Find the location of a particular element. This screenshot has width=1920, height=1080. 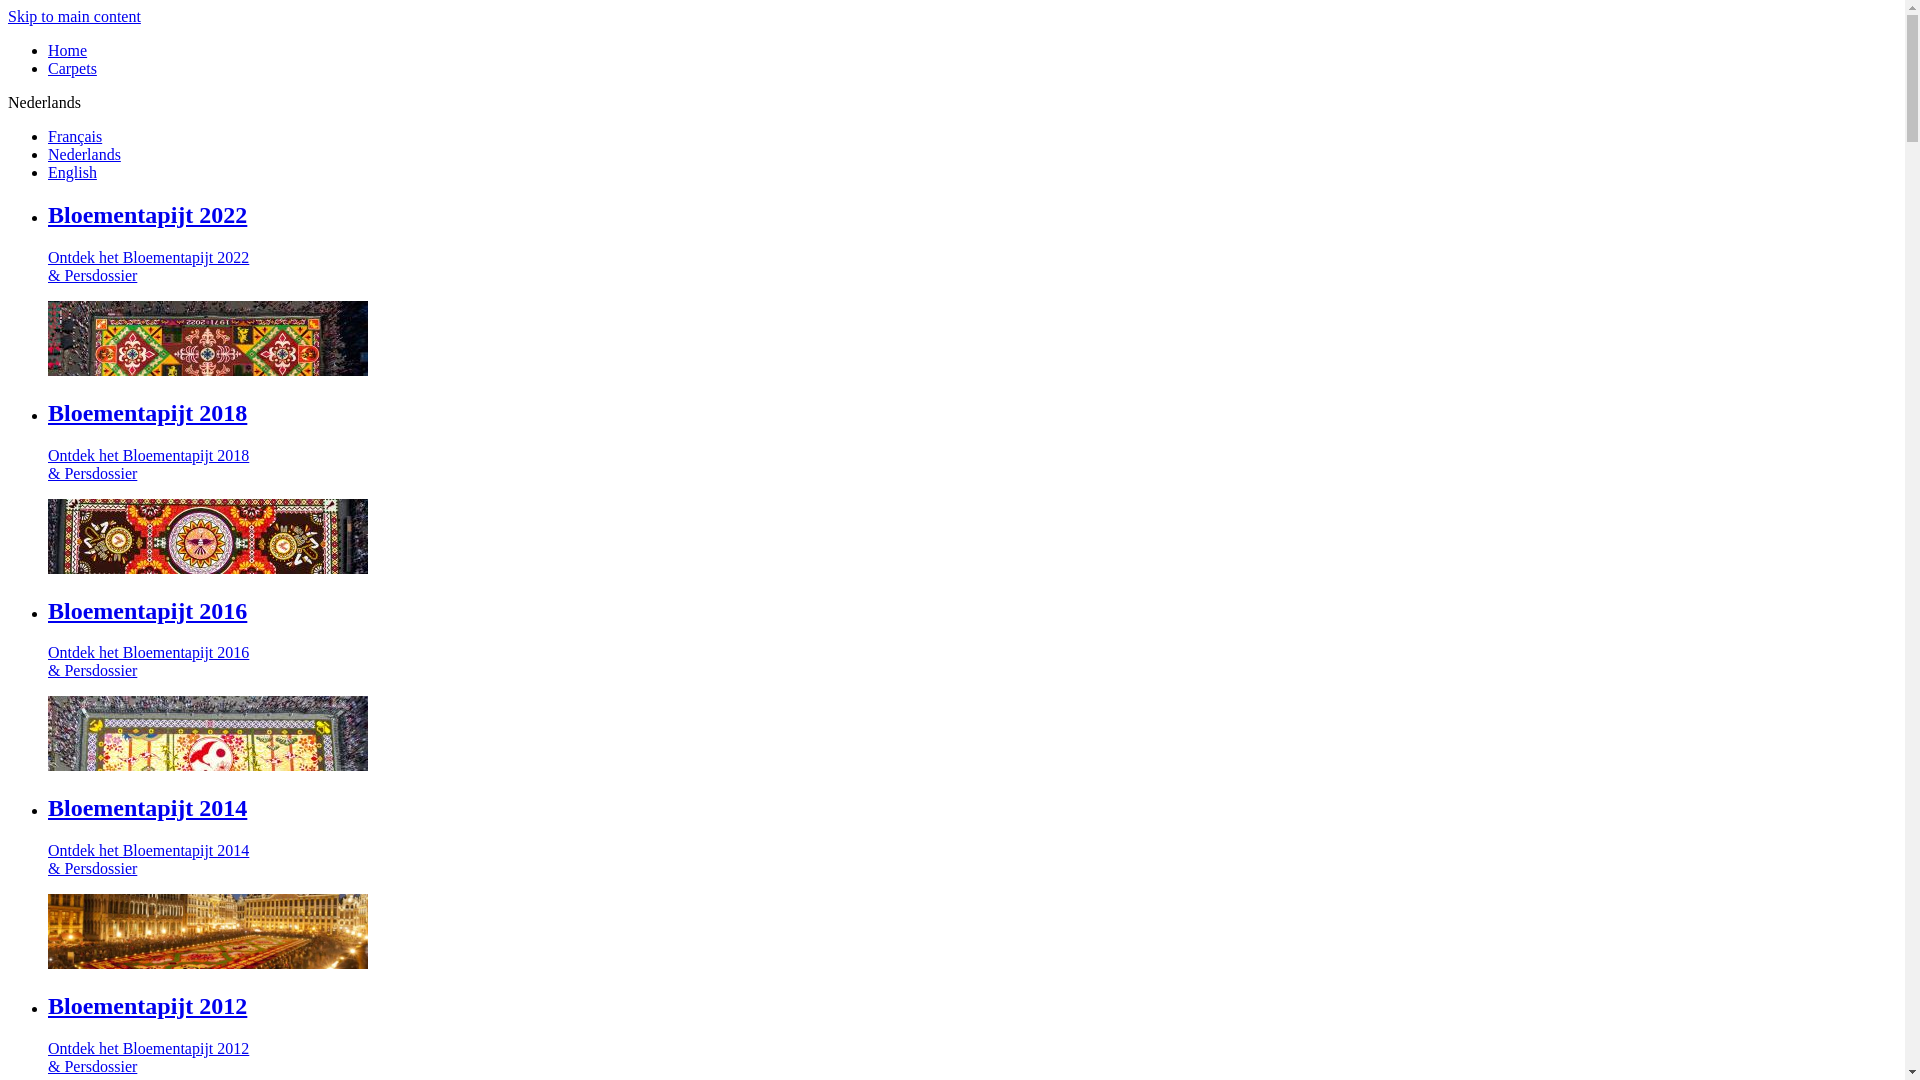

'Home' is located at coordinates (67, 49).